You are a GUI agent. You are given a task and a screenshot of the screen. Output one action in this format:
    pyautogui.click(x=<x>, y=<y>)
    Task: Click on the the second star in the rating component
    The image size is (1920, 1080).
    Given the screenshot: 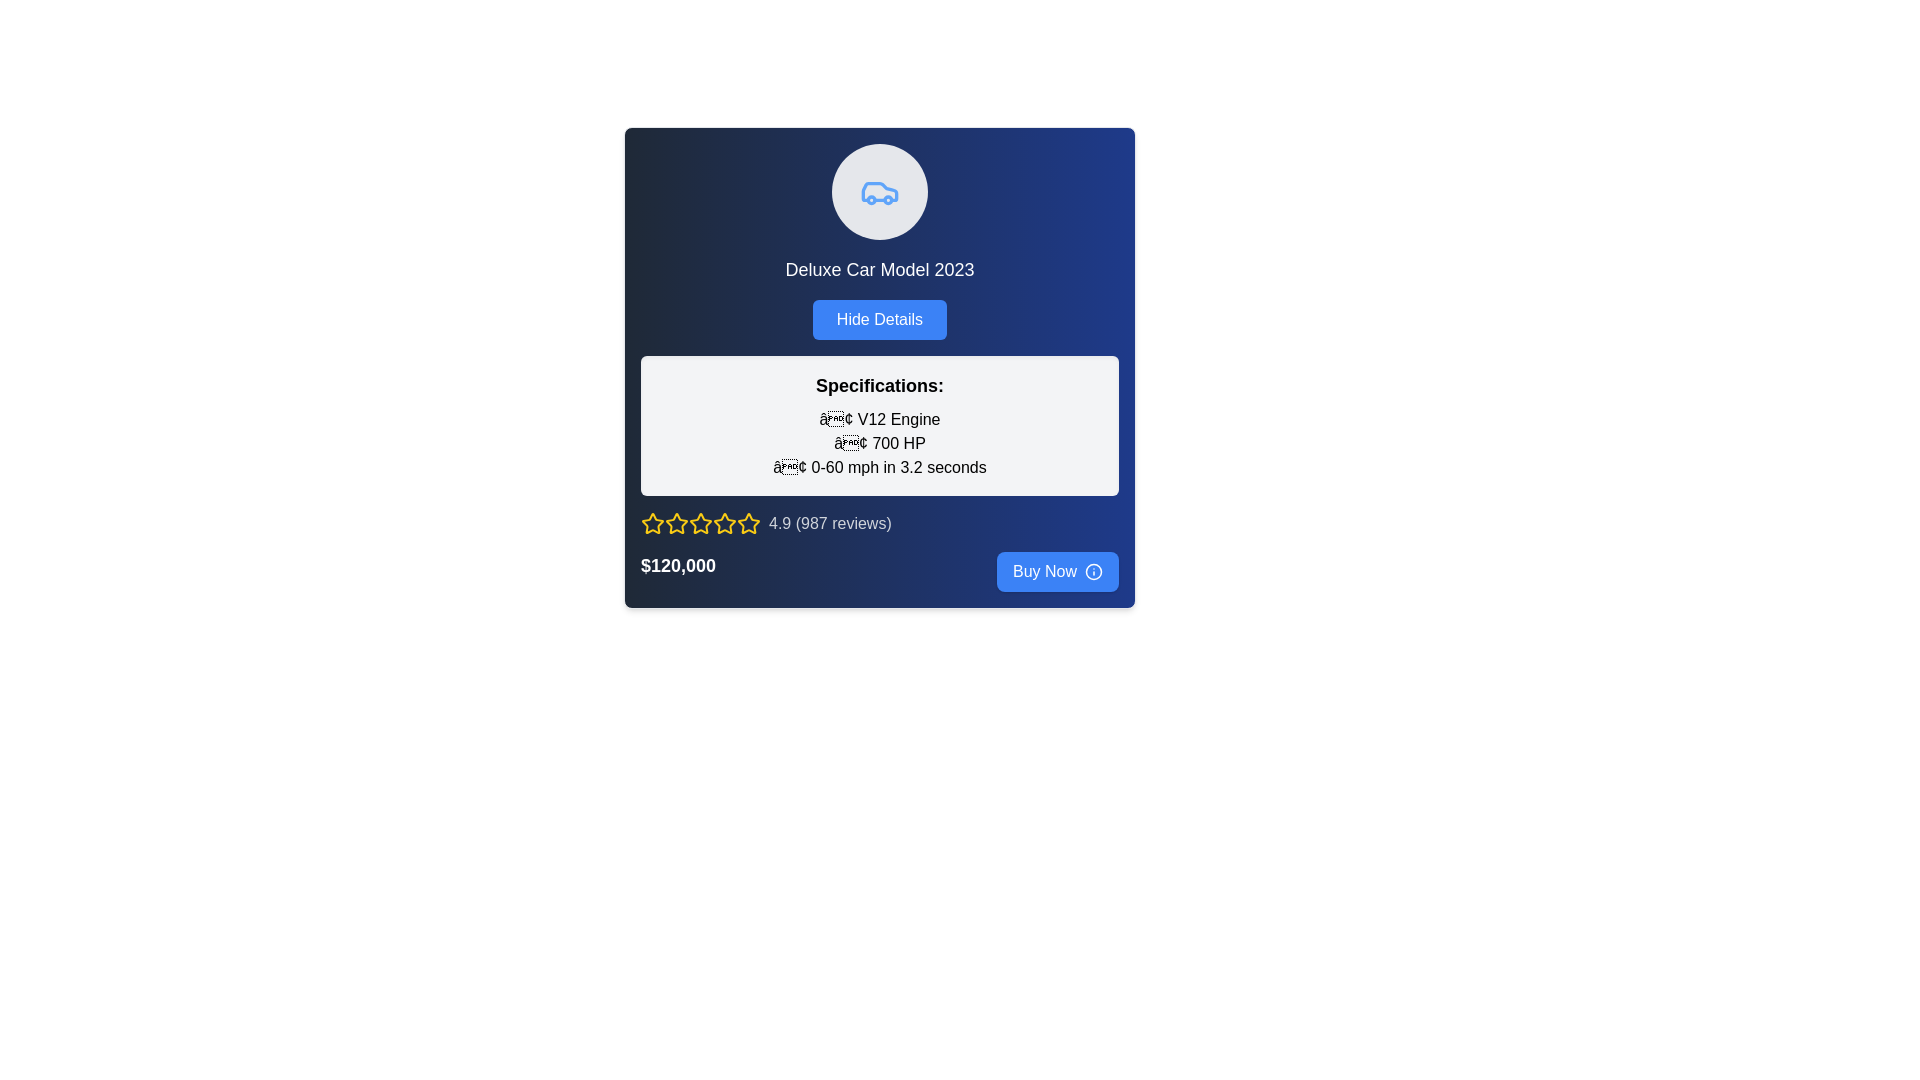 What is the action you would take?
    pyautogui.click(x=700, y=522)
    